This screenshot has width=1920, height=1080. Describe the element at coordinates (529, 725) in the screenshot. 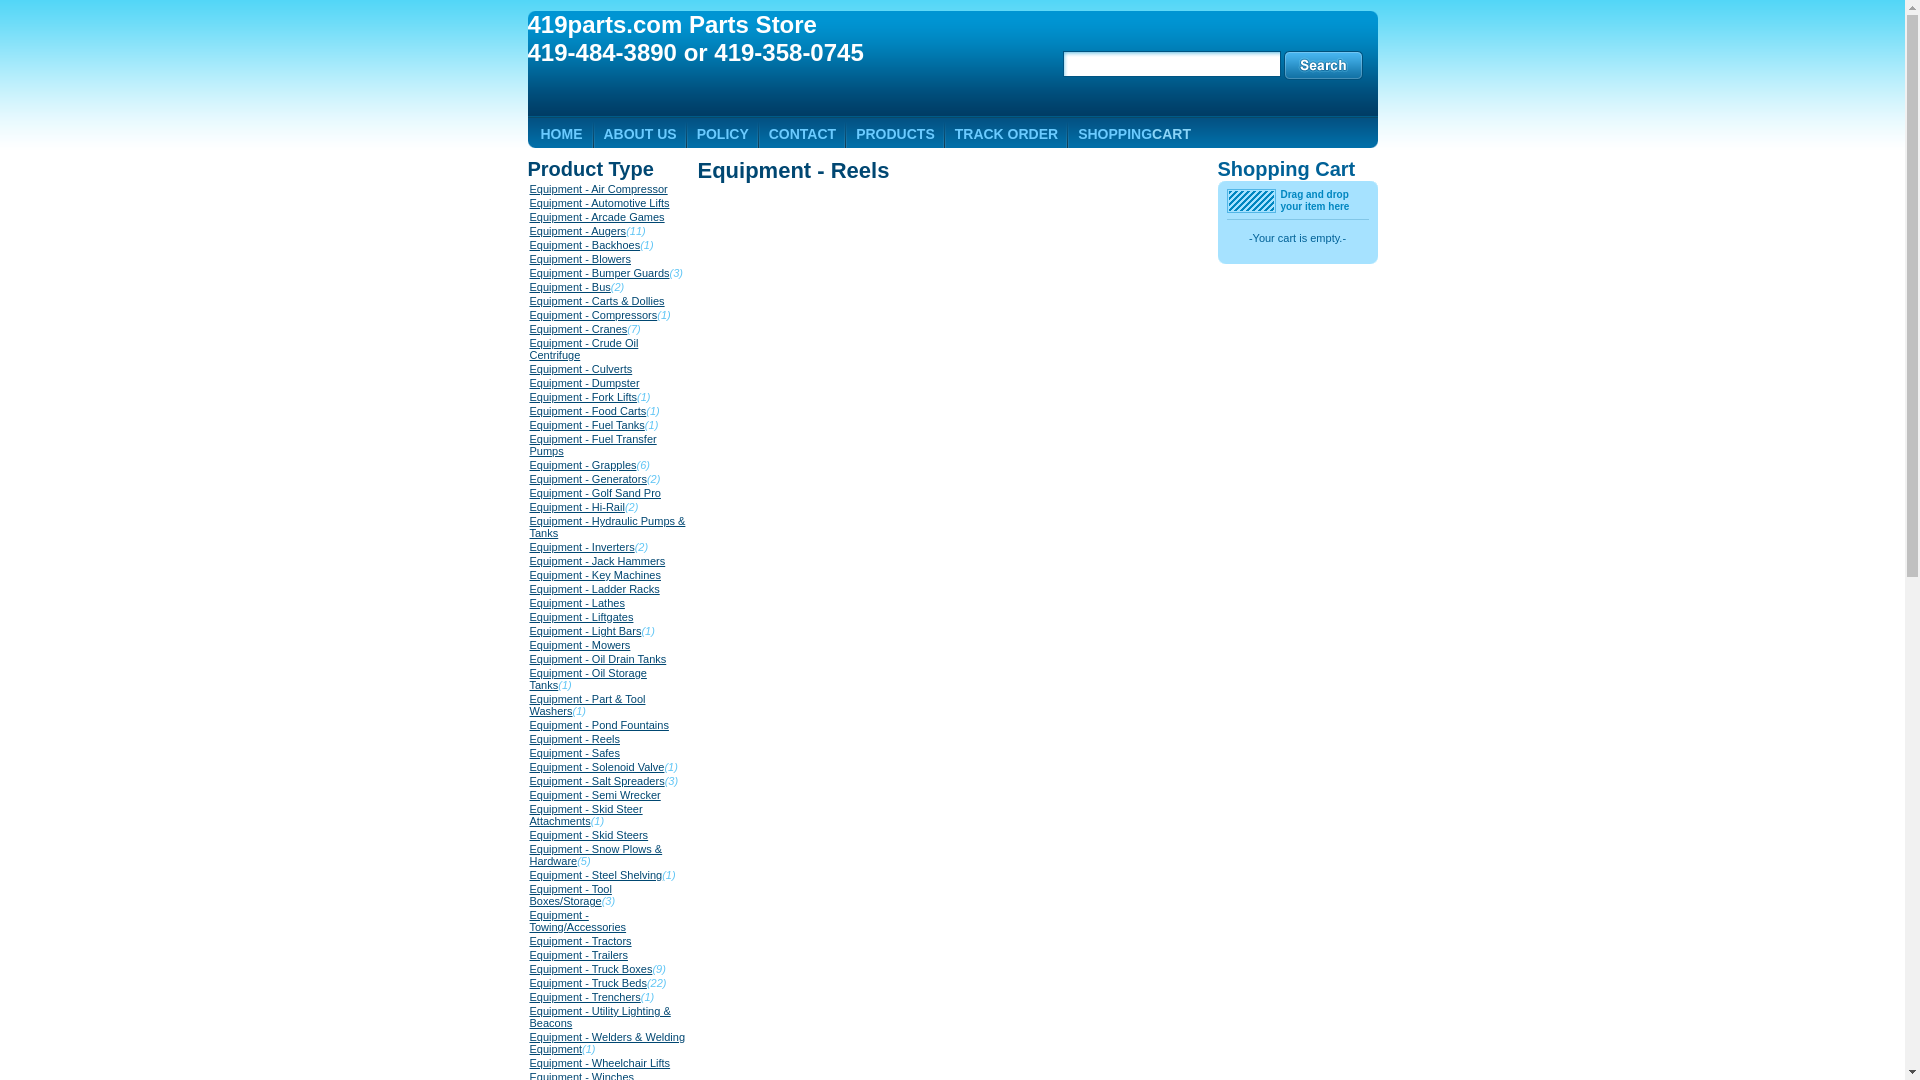

I see `'Equipment - Pond Fountains'` at that location.